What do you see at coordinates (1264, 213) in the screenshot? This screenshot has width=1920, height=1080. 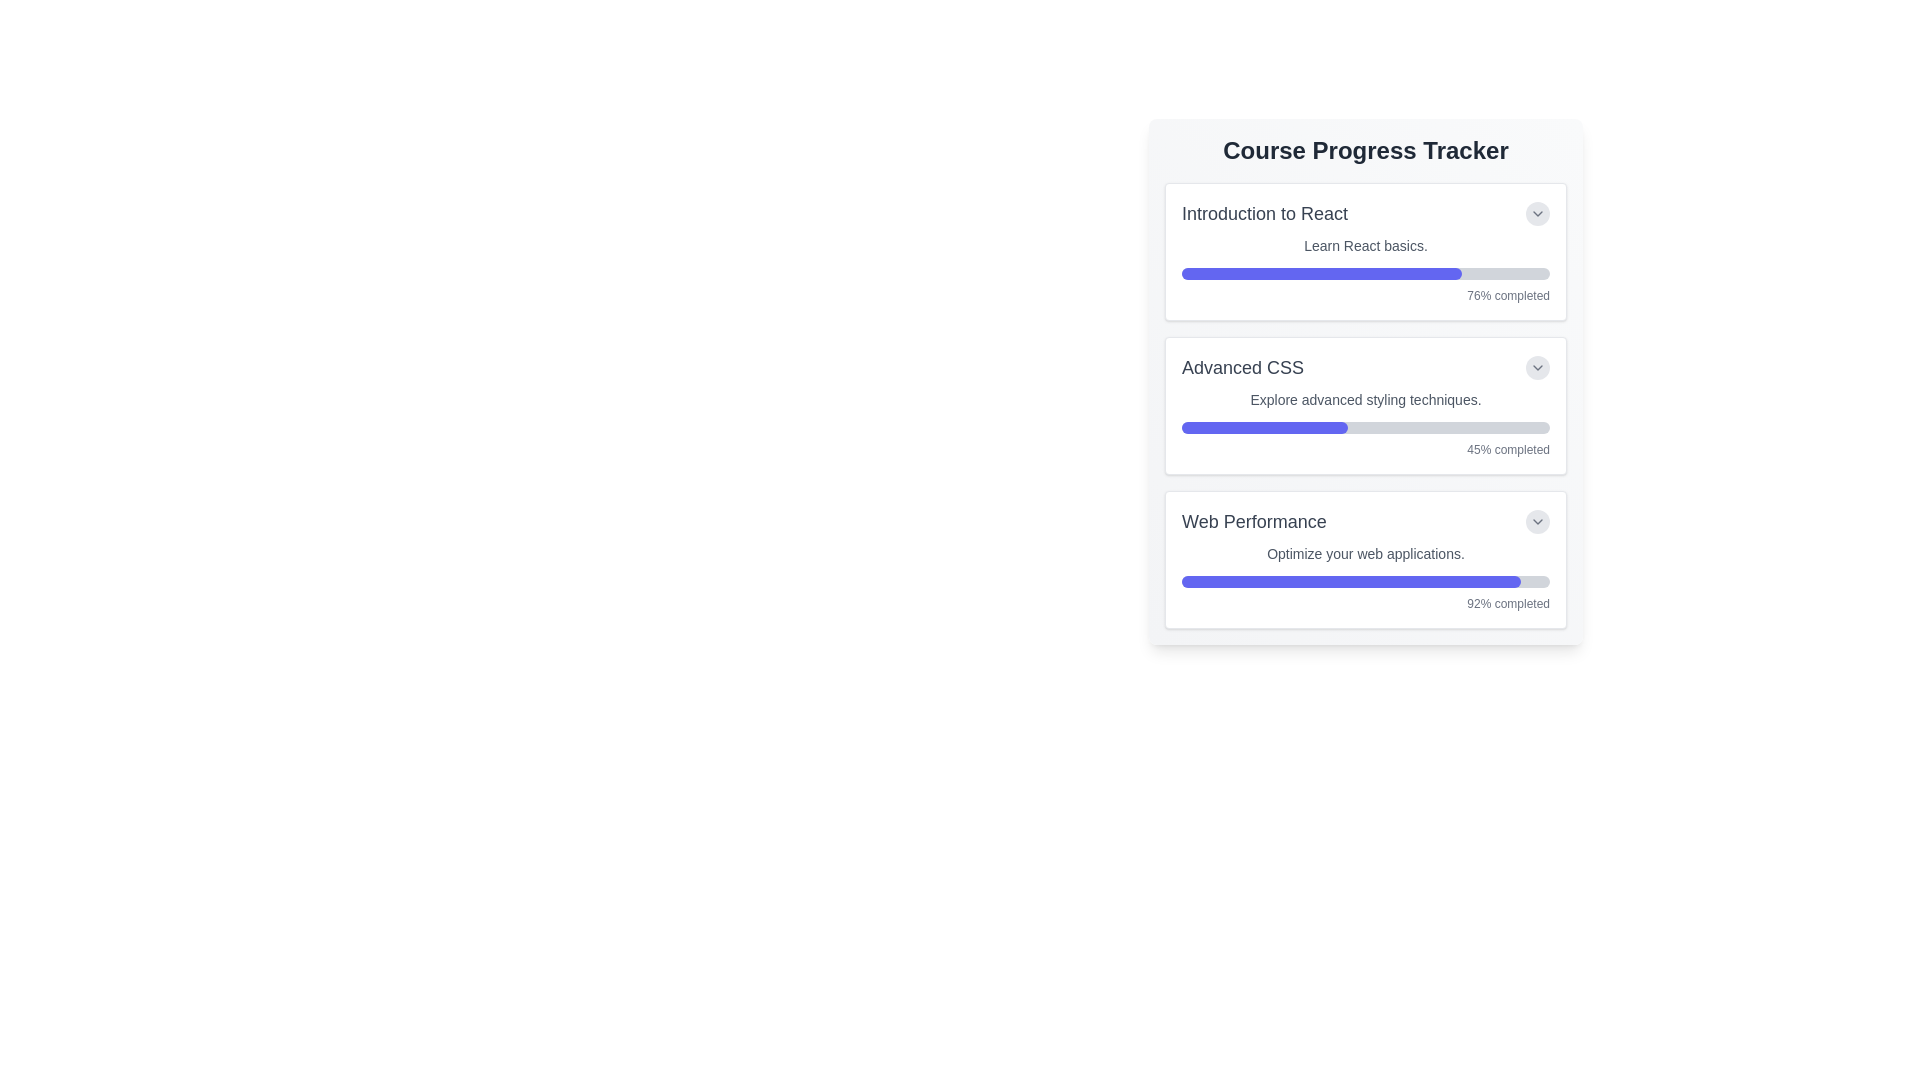 I see `the text label displaying 'Introduction to React' in a large, bold font at the top of the progress tracker interface` at bounding box center [1264, 213].